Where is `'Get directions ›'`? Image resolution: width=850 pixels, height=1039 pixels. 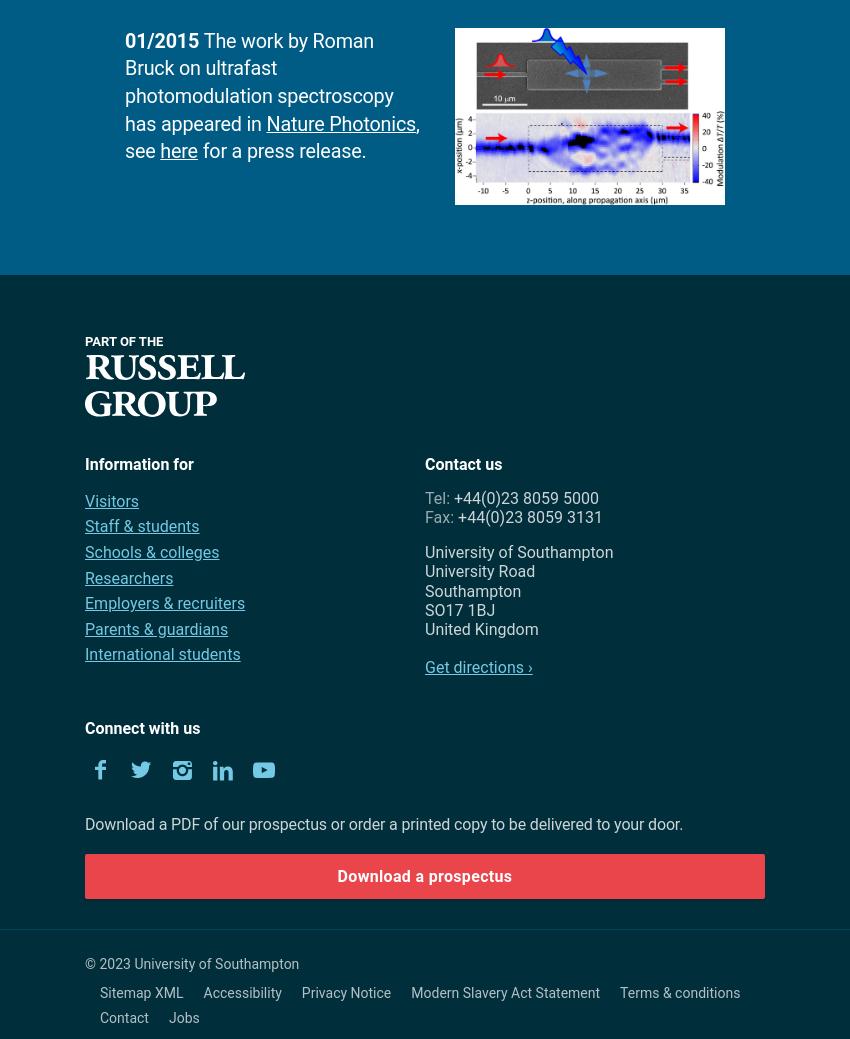
'Get directions ›' is located at coordinates (478, 667).